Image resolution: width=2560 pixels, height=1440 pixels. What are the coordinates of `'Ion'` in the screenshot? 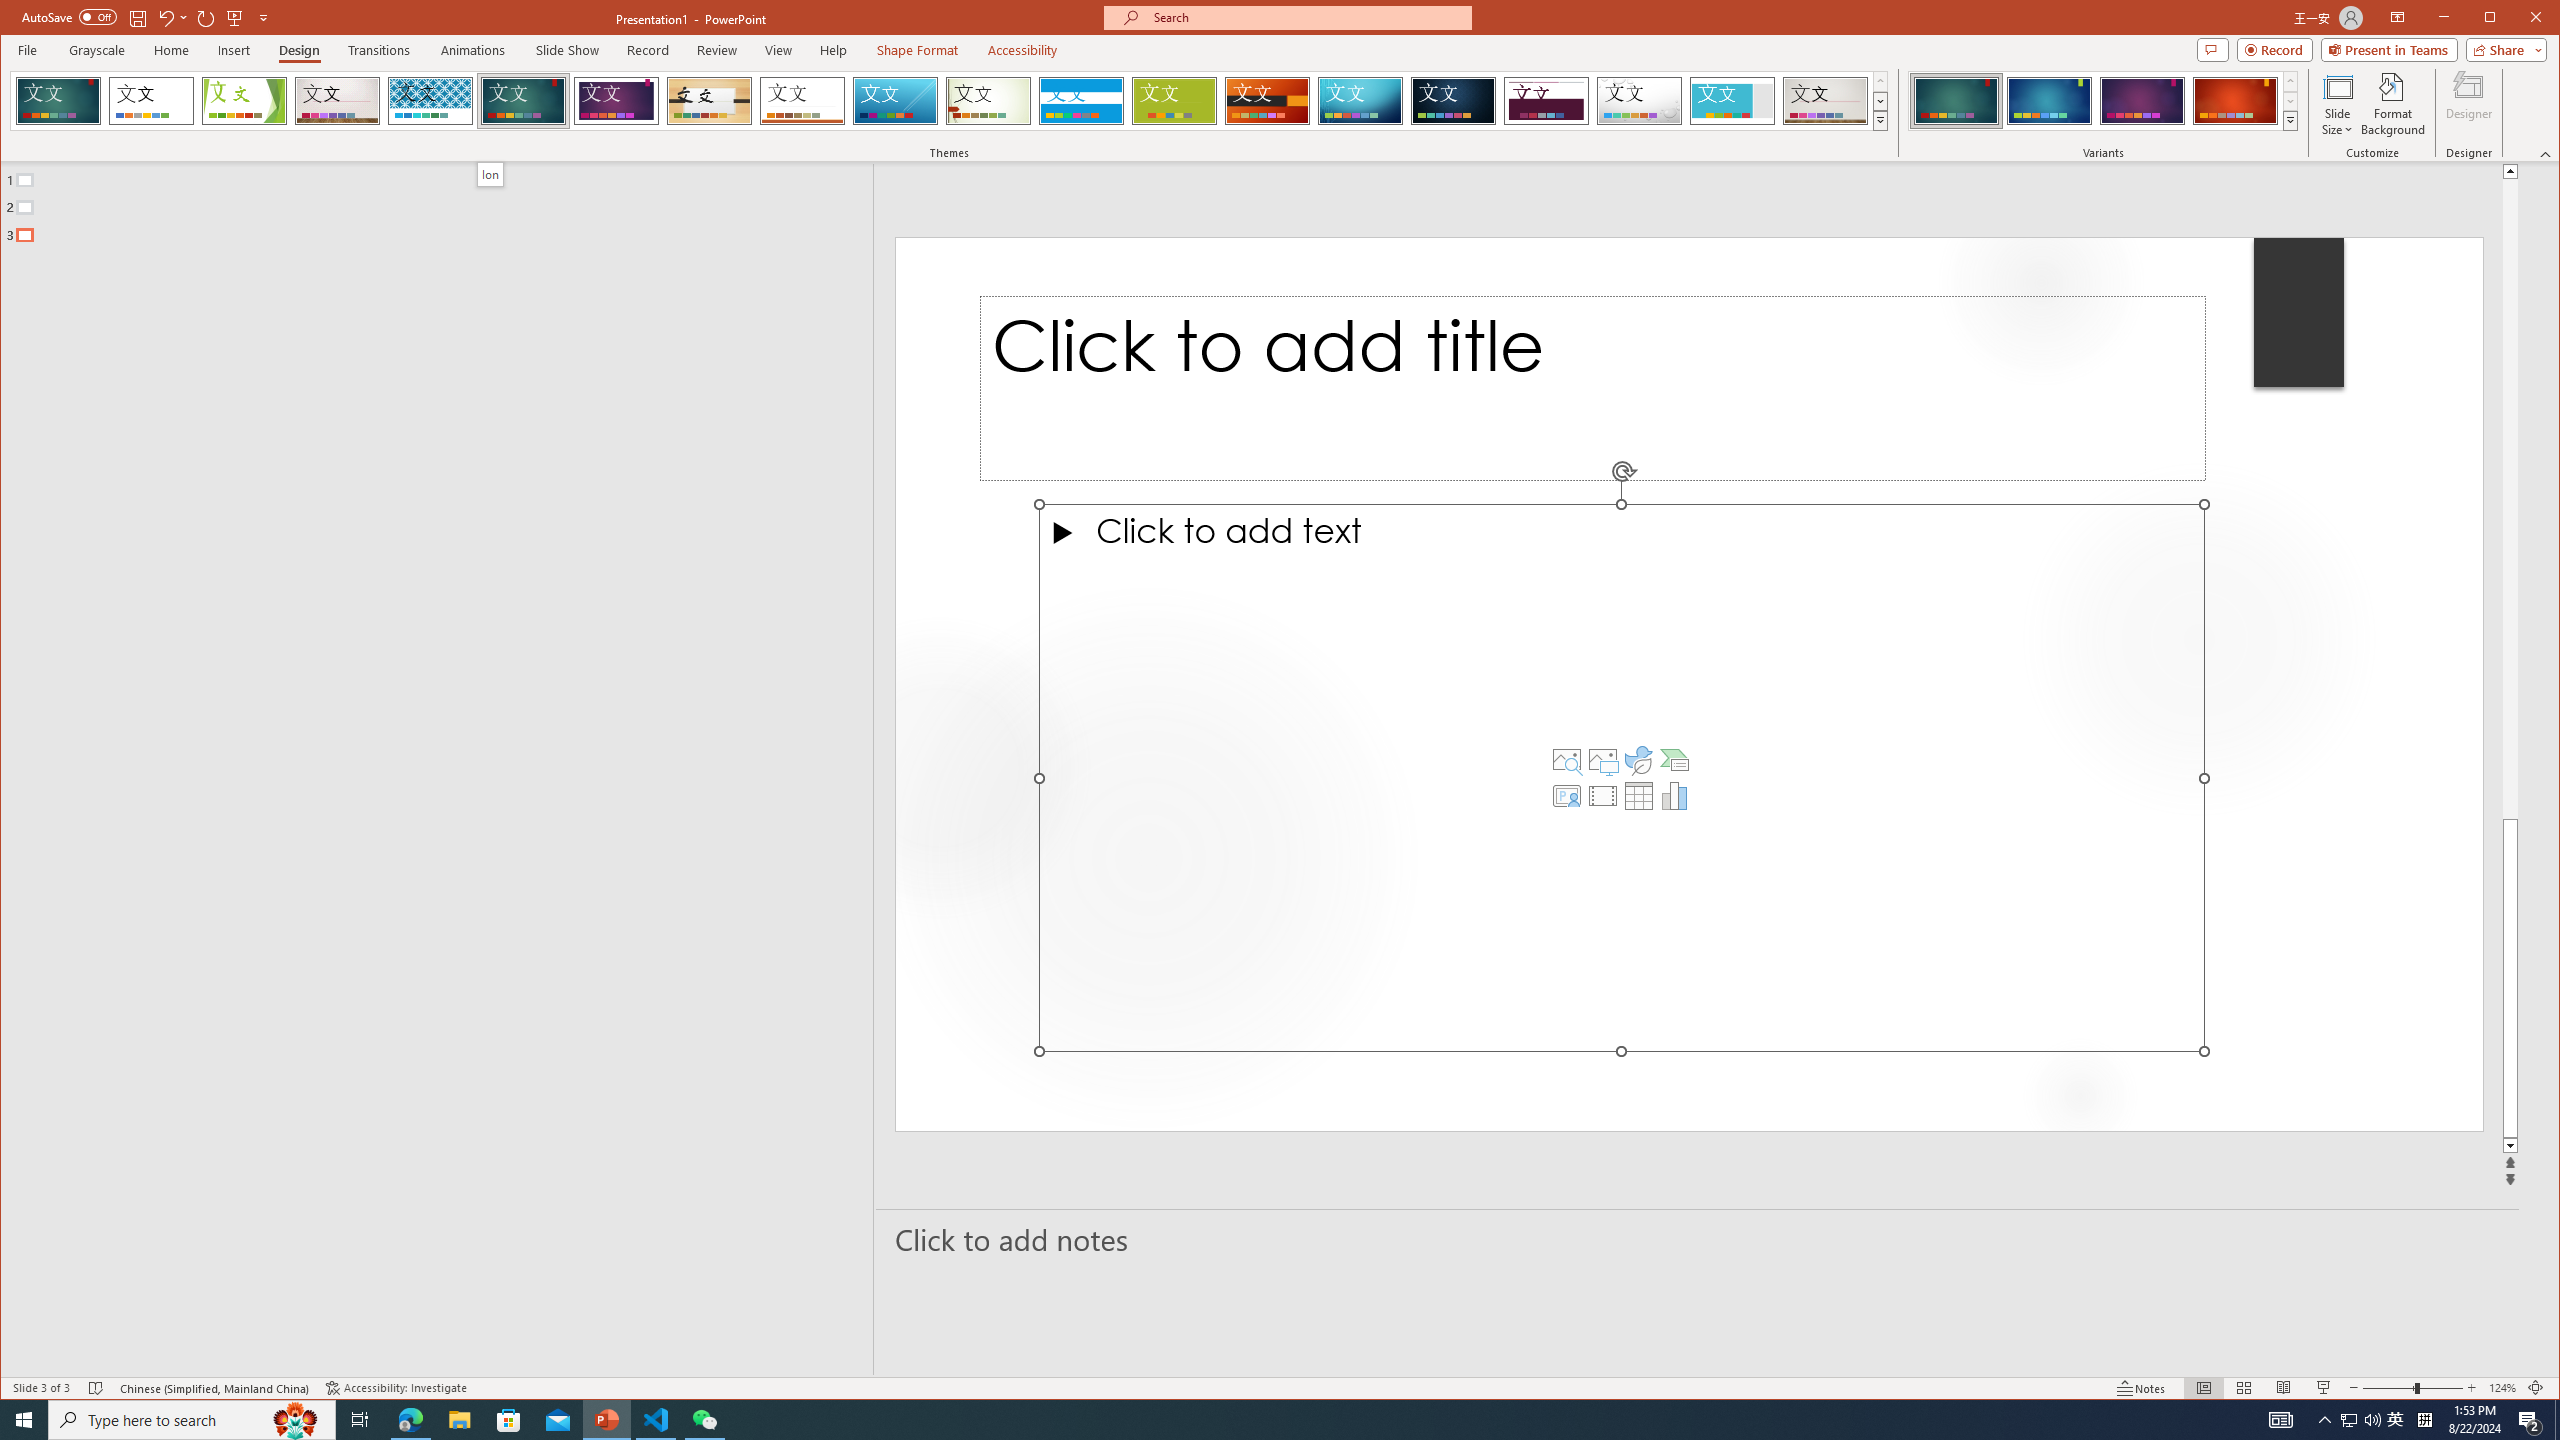 It's located at (489, 173).